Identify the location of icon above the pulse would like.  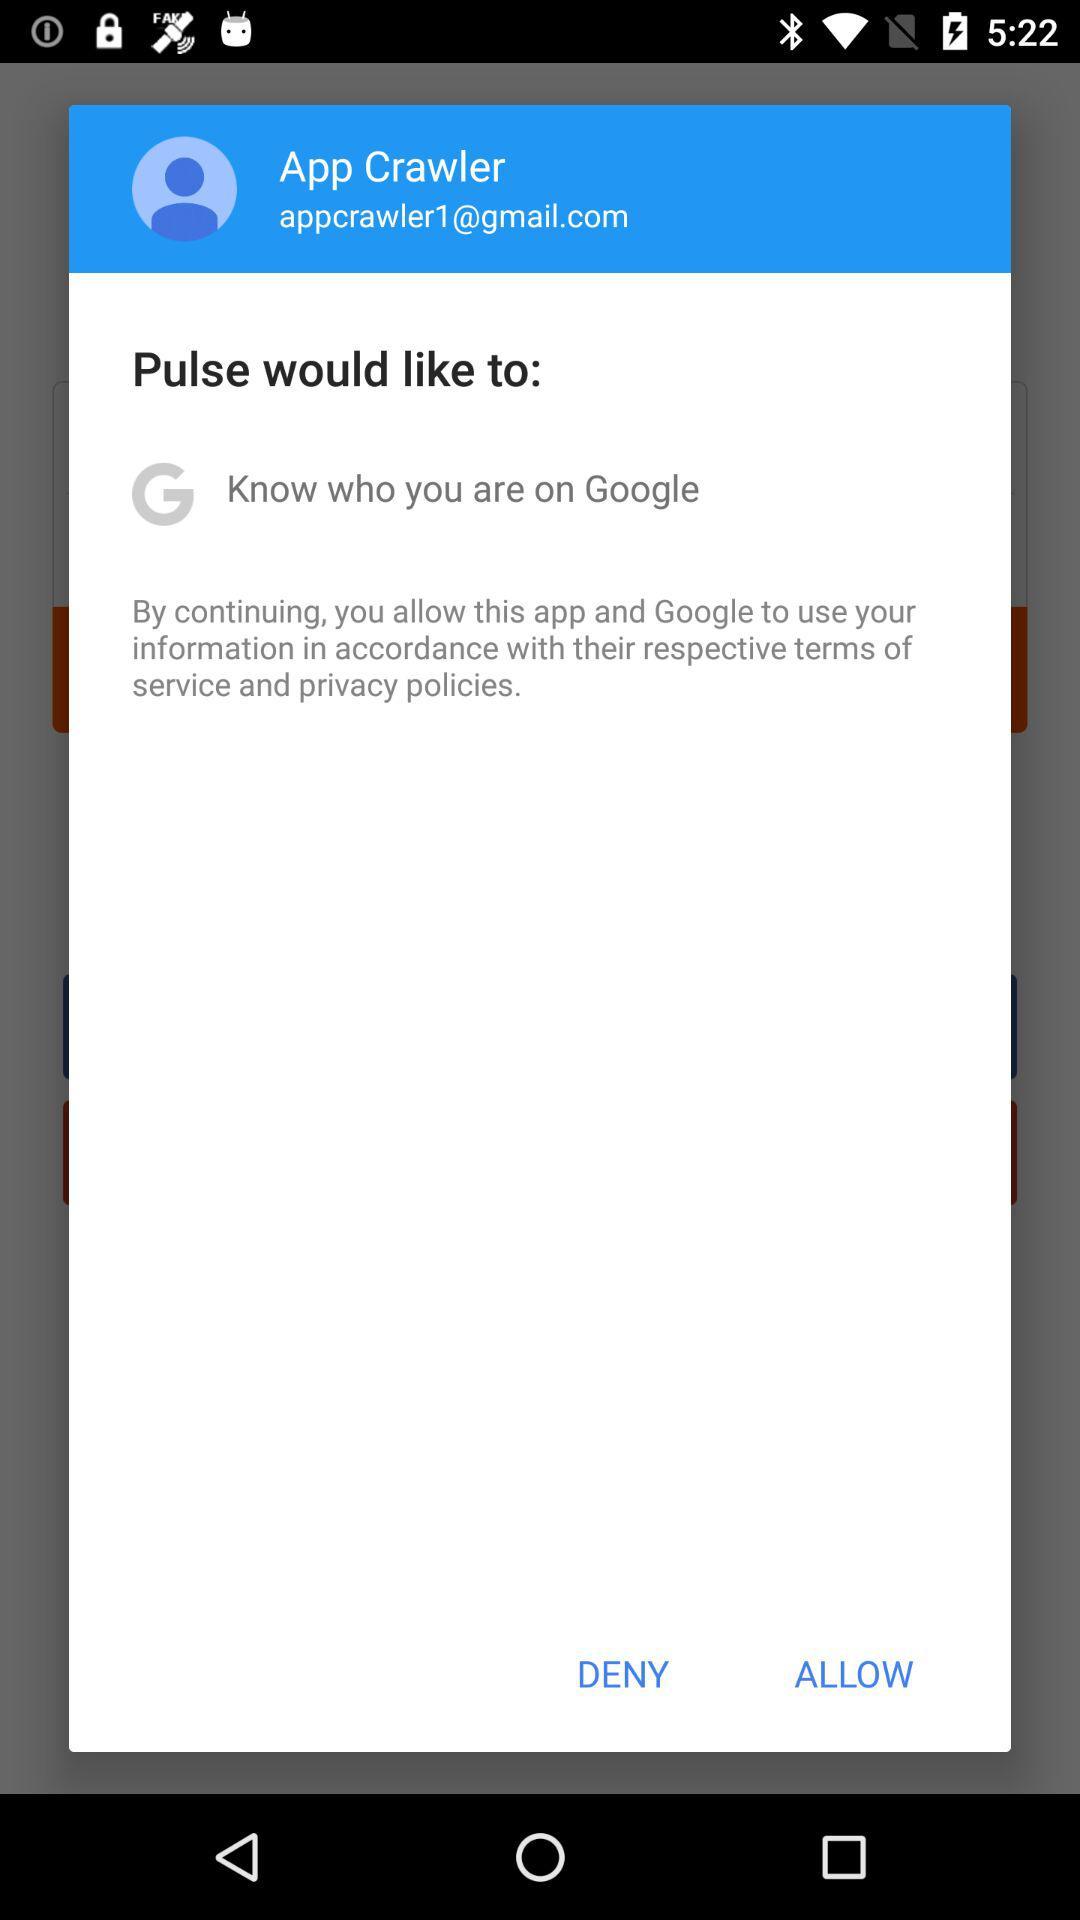
(454, 214).